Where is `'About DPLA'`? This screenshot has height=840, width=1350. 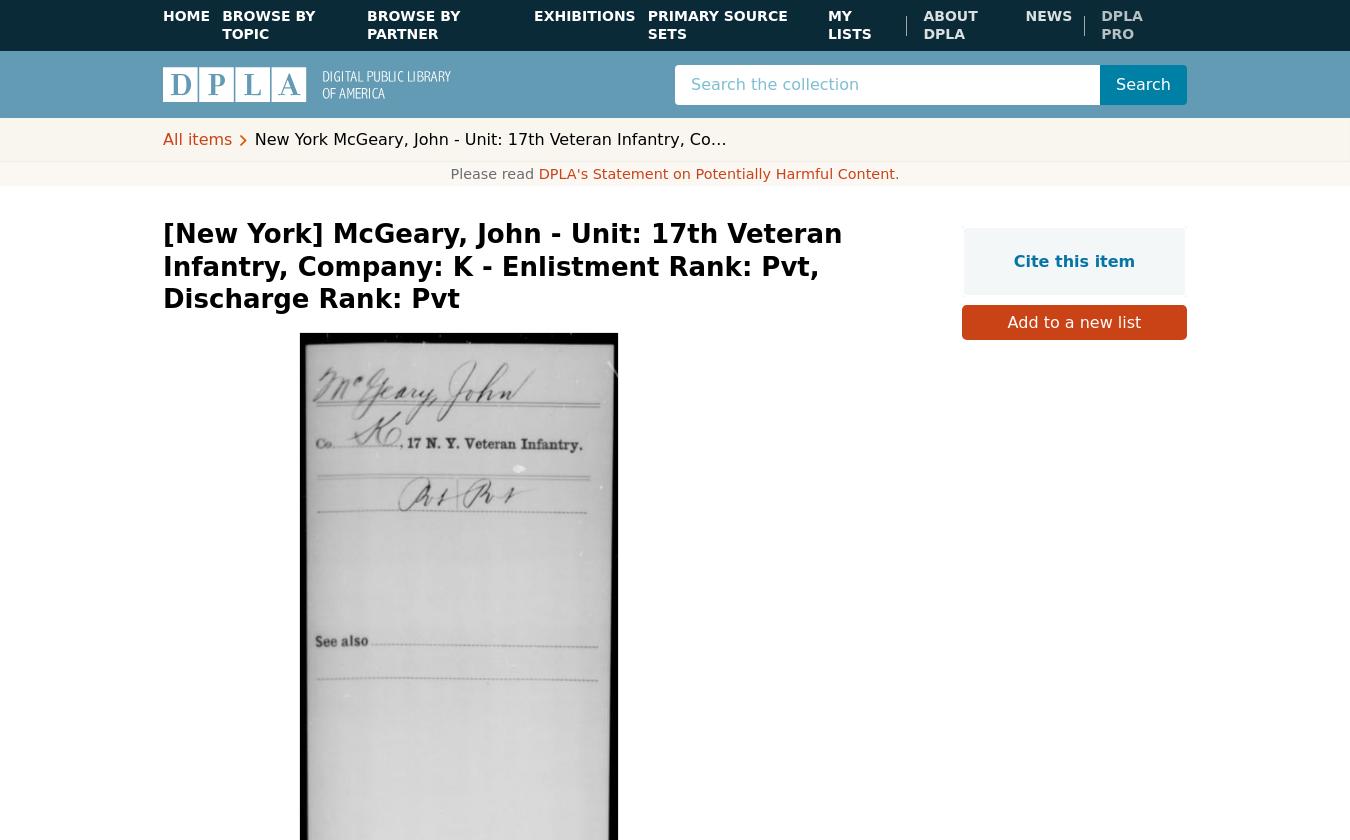
'About DPLA' is located at coordinates (948, 24).